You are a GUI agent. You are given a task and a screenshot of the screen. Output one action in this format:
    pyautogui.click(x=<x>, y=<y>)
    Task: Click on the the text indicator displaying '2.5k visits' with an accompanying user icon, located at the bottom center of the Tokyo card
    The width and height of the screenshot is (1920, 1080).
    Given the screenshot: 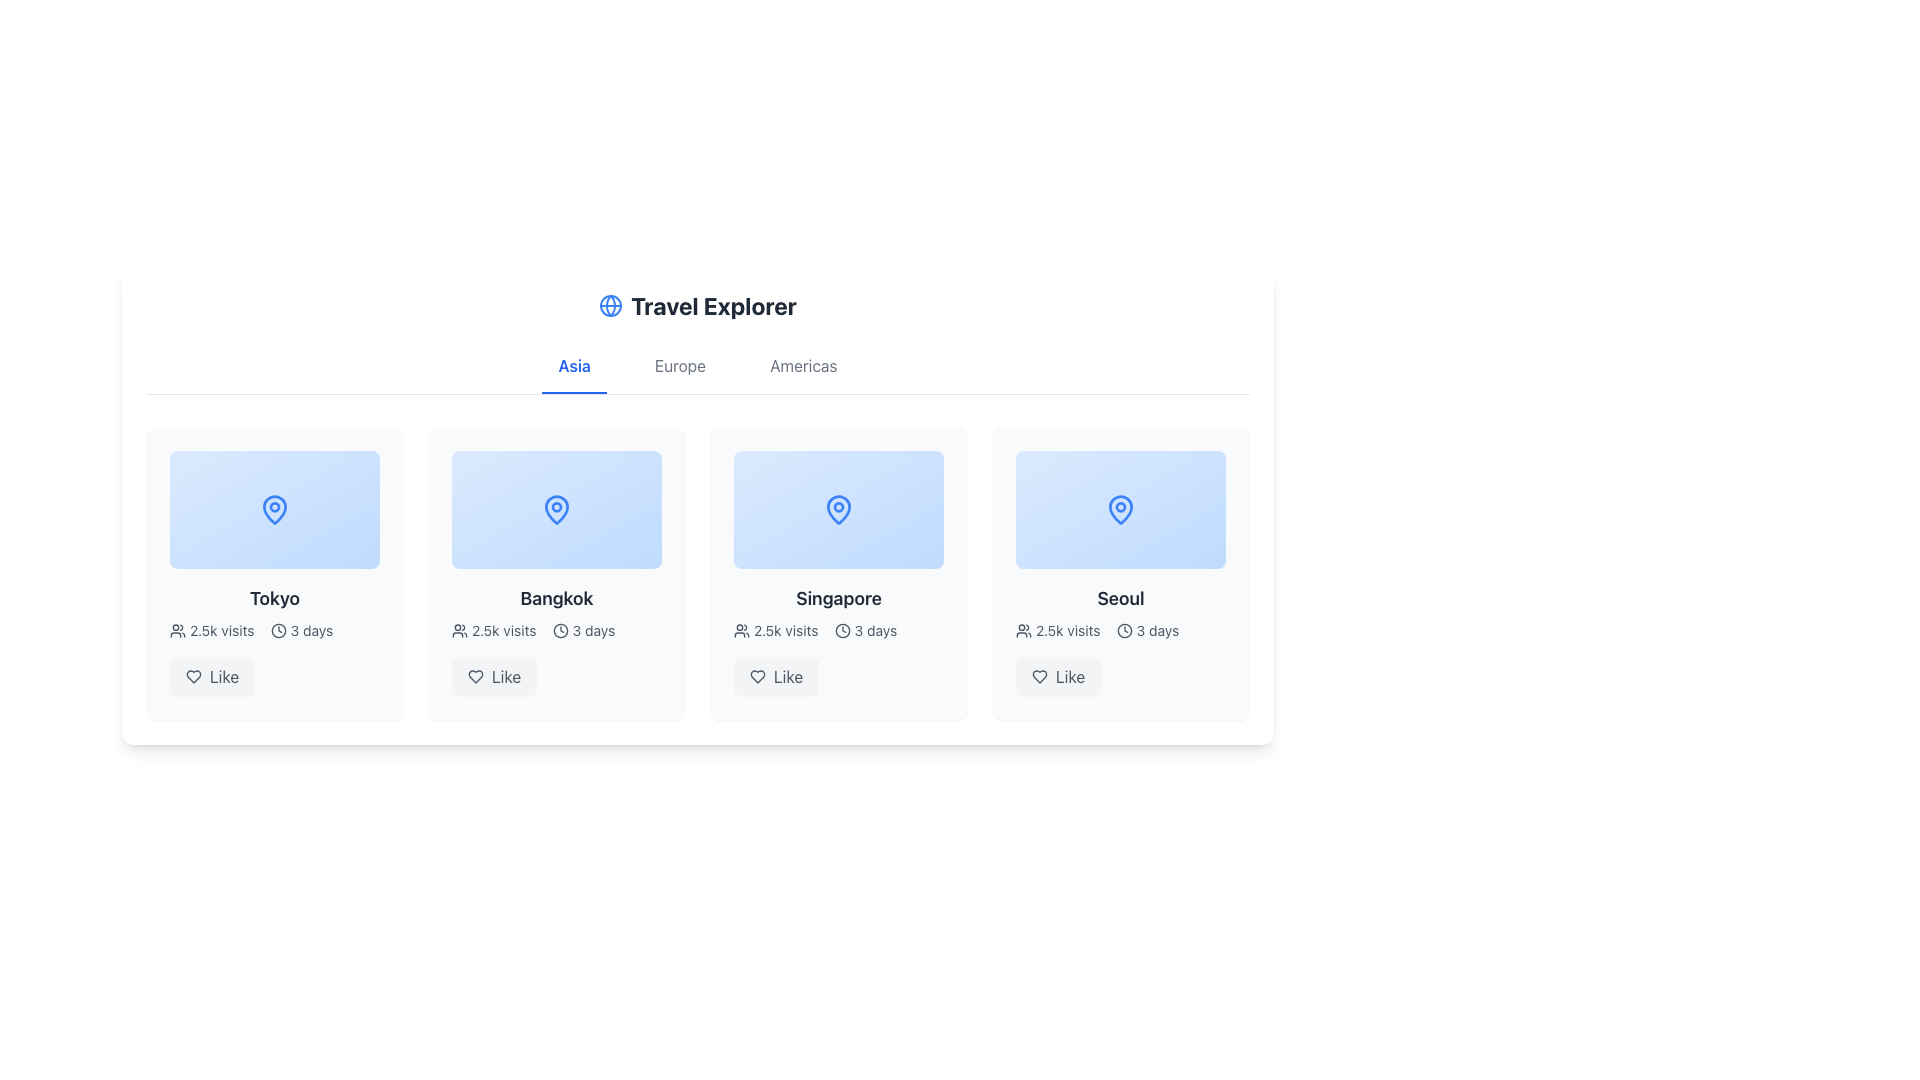 What is the action you would take?
    pyautogui.click(x=212, y=631)
    